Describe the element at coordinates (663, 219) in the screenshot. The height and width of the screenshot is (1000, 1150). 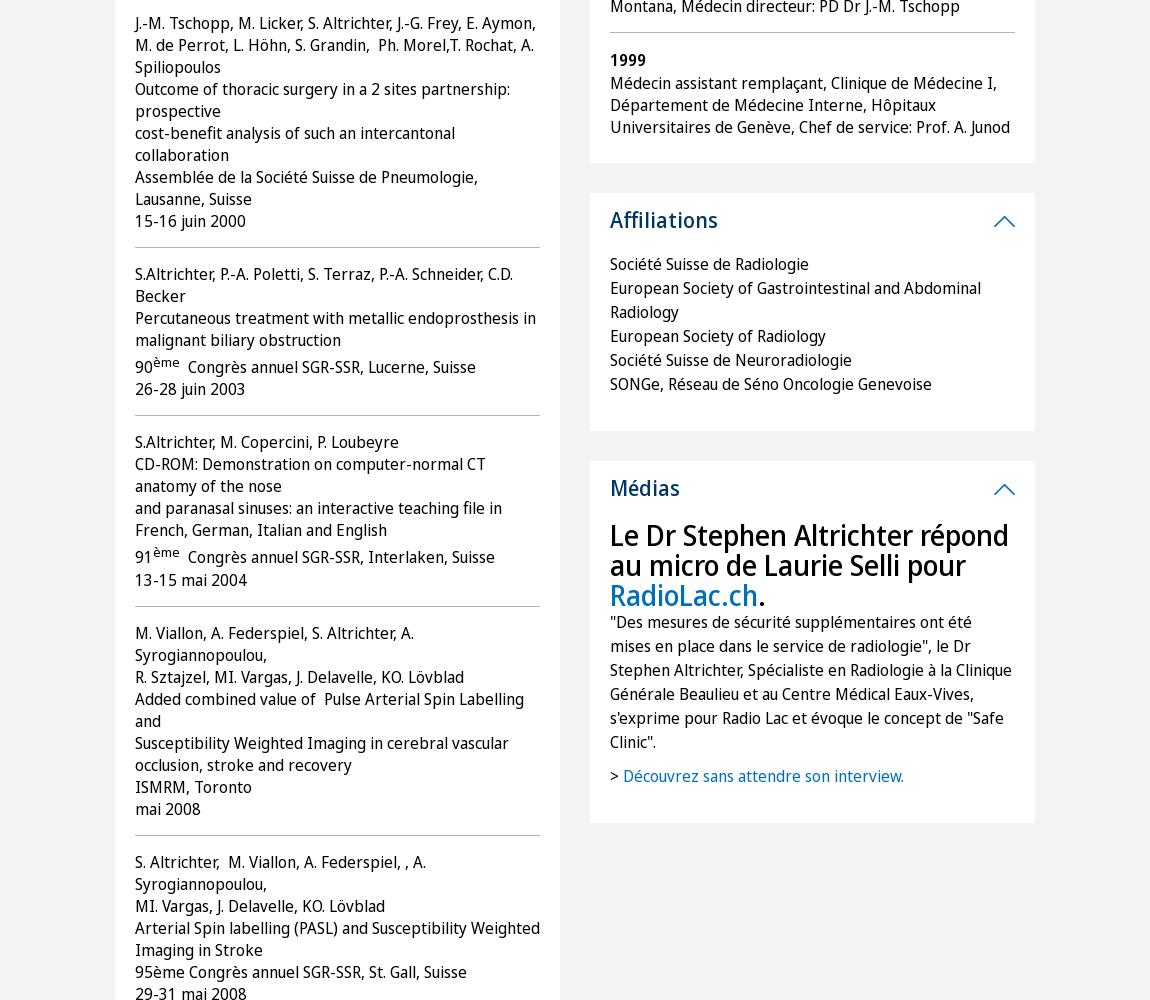
I see `'Affiliations'` at that location.